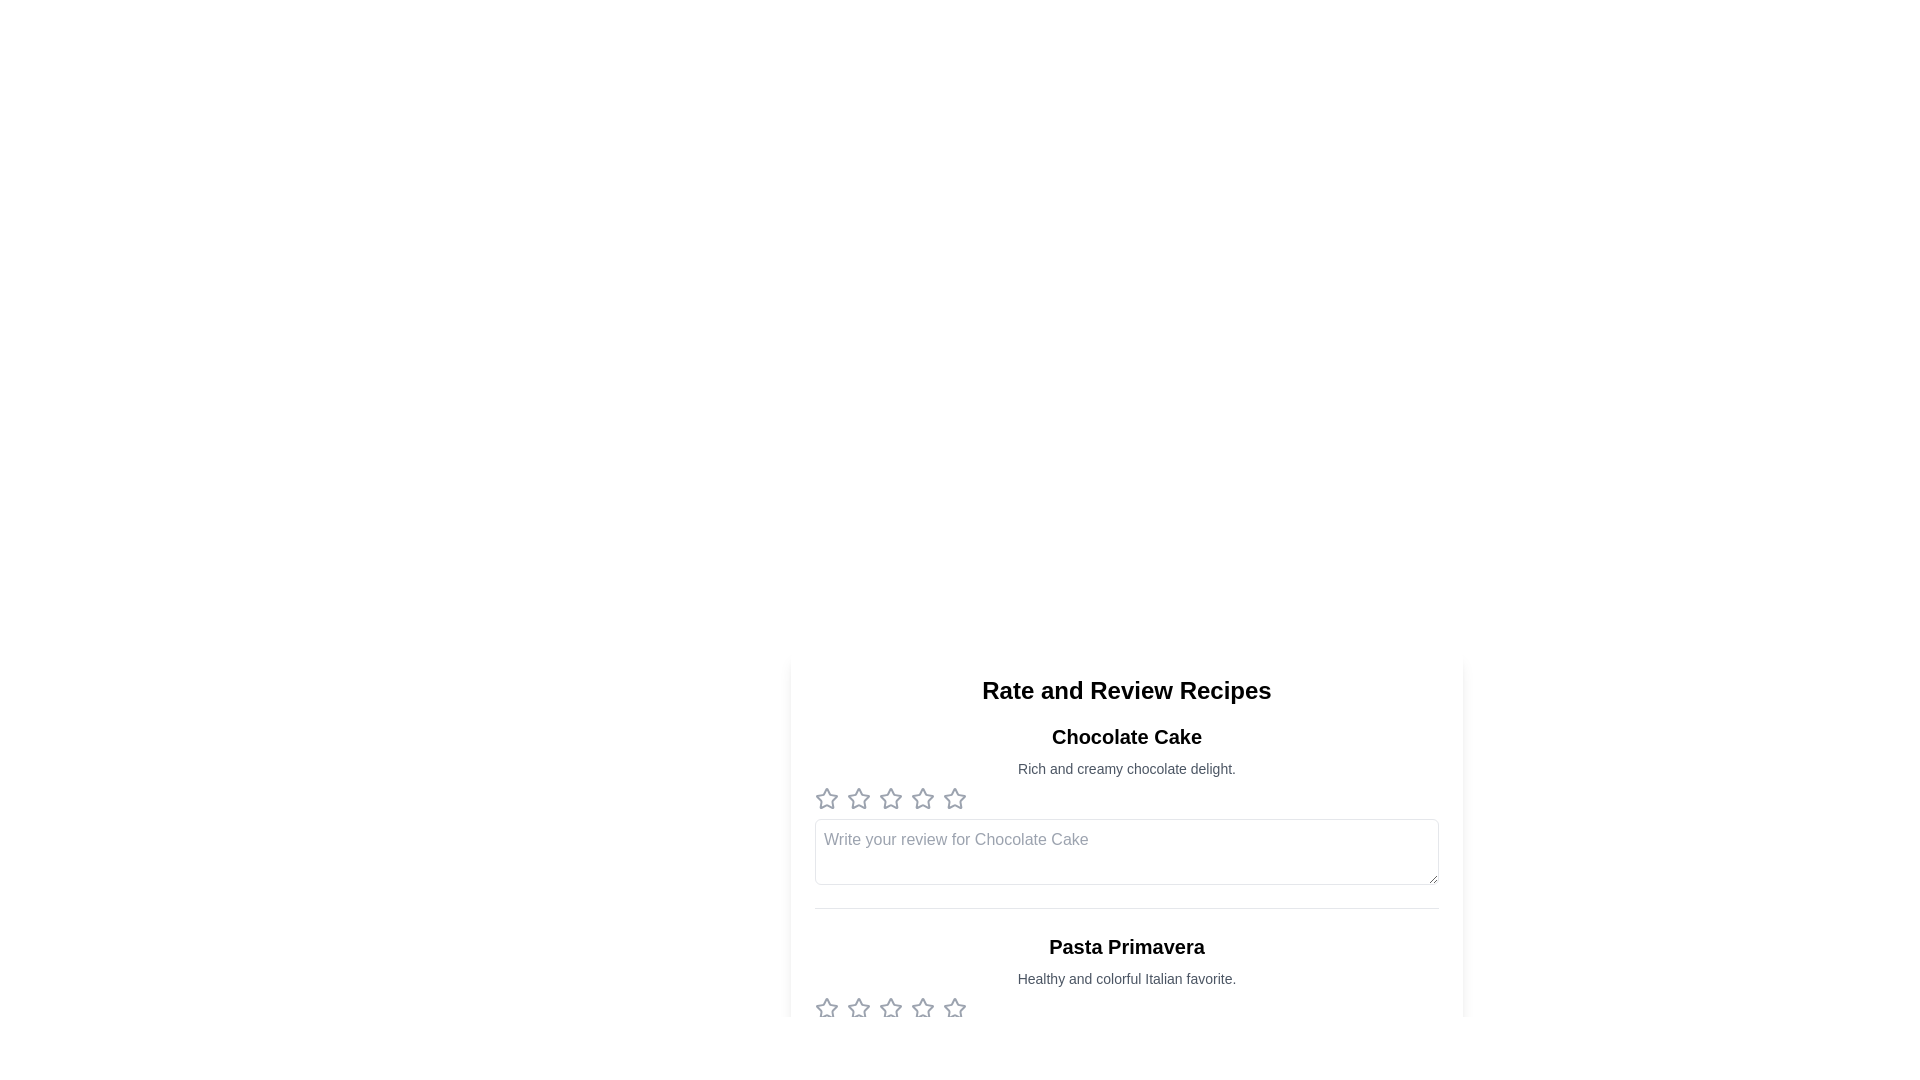 This screenshot has width=1920, height=1080. Describe the element at coordinates (826, 1008) in the screenshot. I see `the first interactive star icon in the rating system located beneath the 'Pasta Primavera' header` at that location.